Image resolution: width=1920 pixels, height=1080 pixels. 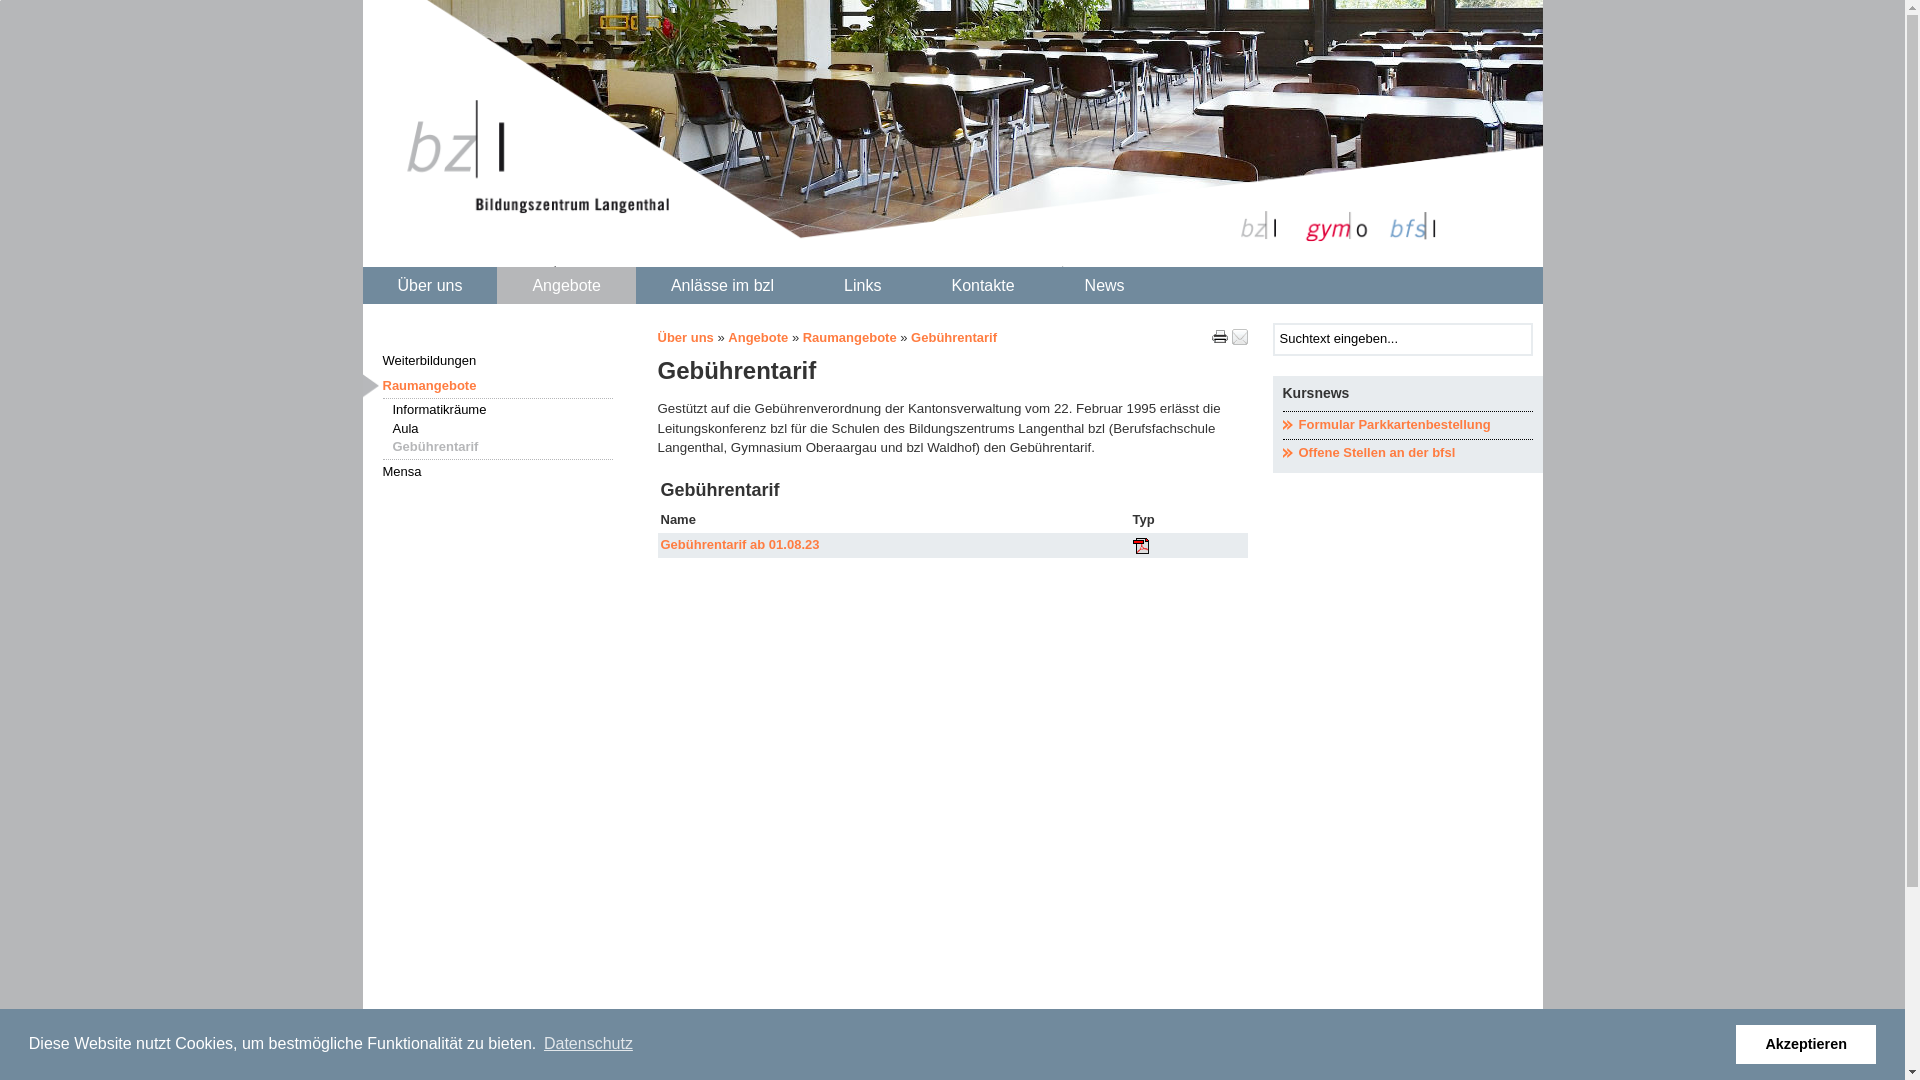 I want to click on 'Links', so click(x=862, y=286).